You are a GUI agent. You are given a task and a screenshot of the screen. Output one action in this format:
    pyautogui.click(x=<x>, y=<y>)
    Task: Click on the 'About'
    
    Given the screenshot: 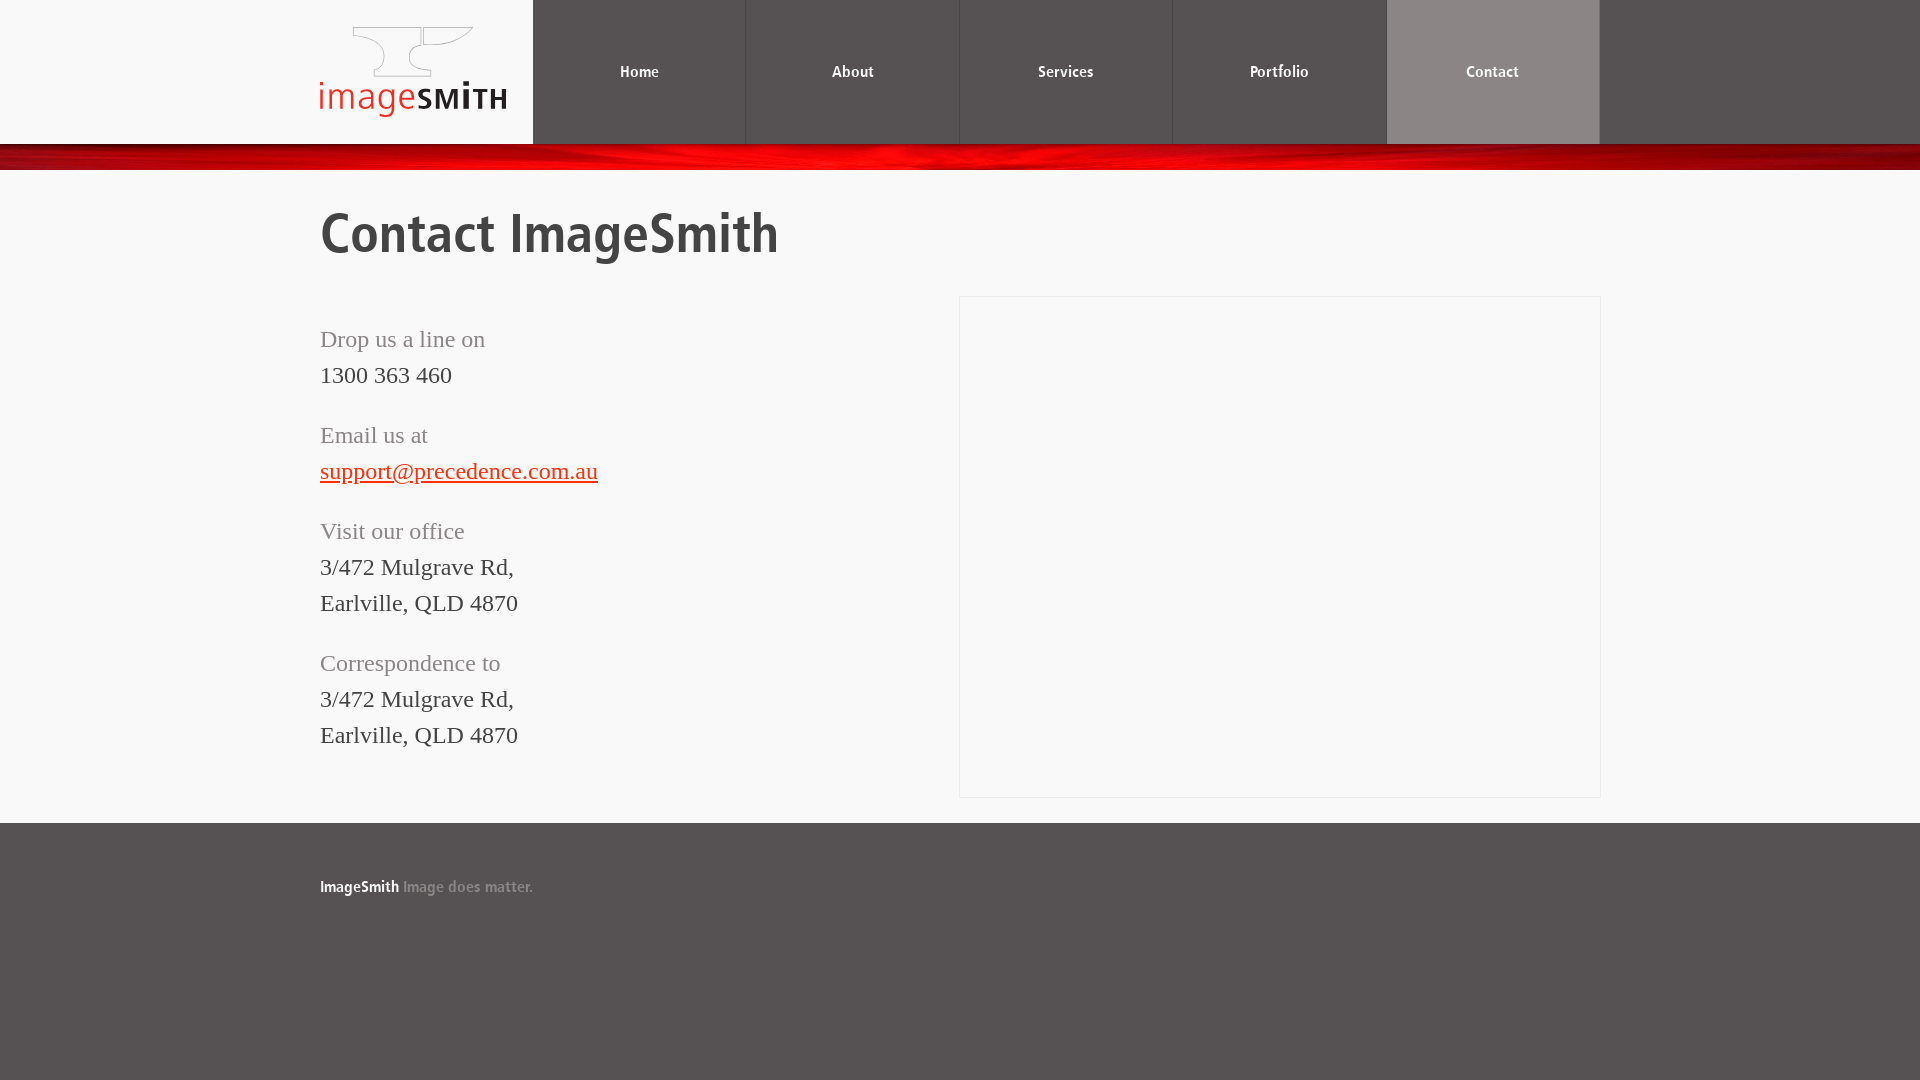 What is the action you would take?
    pyautogui.click(x=744, y=71)
    